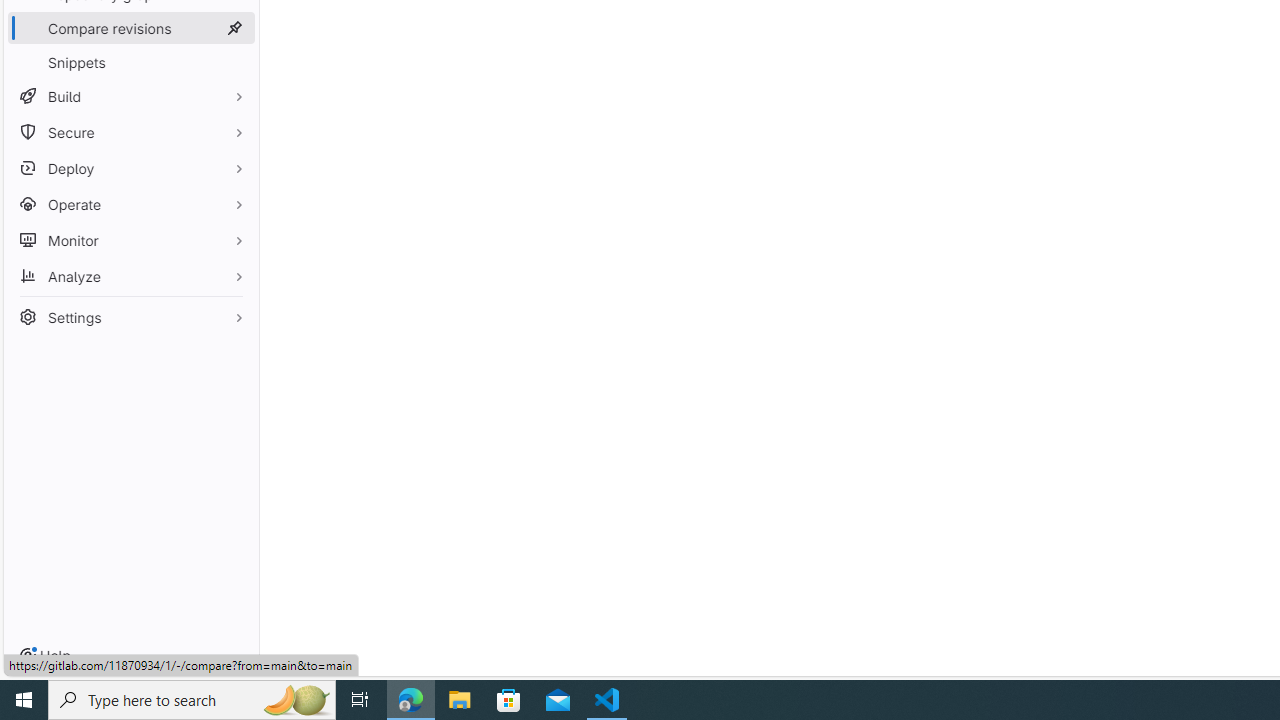 This screenshot has width=1280, height=720. What do you see at coordinates (130, 96) in the screenshot?
I see `'Build'` at bounding box center [130, 96].